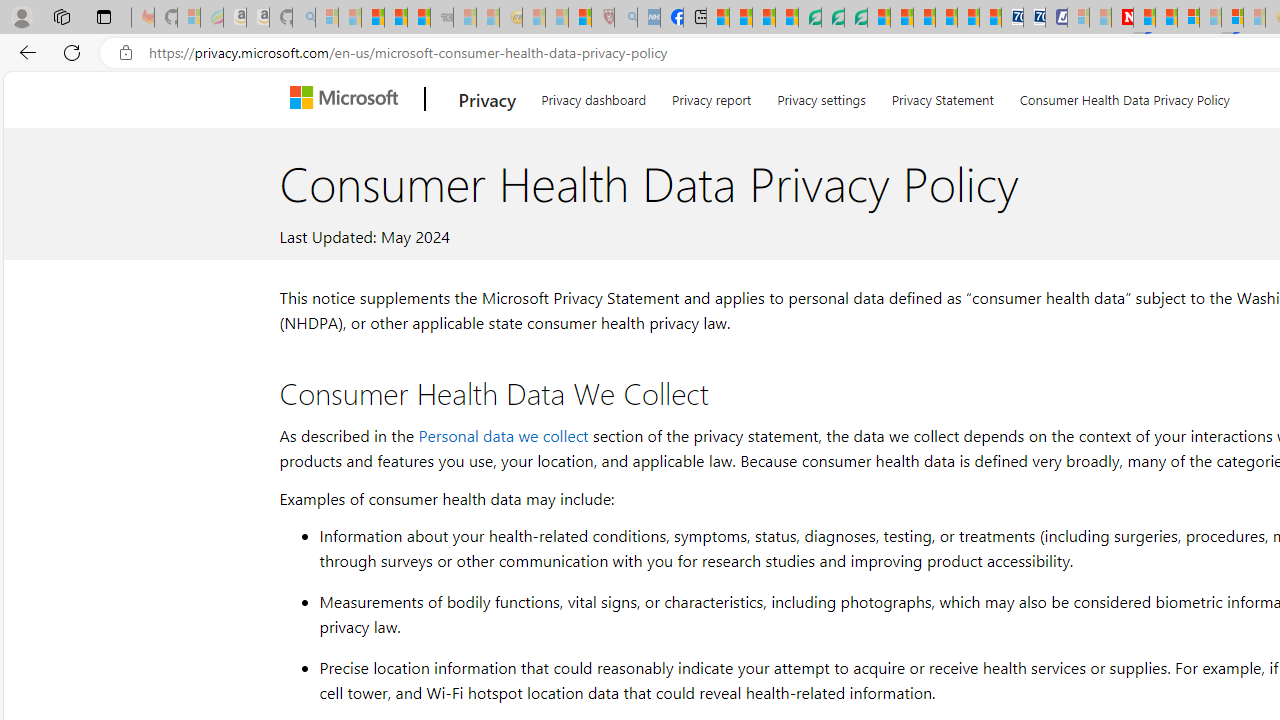 The width and height of the screenshot is (1280, 720). What do you see at coordinates (712, 96) in the screenshot?
I see `'Privacy report'` at bounding box center [712, 96].